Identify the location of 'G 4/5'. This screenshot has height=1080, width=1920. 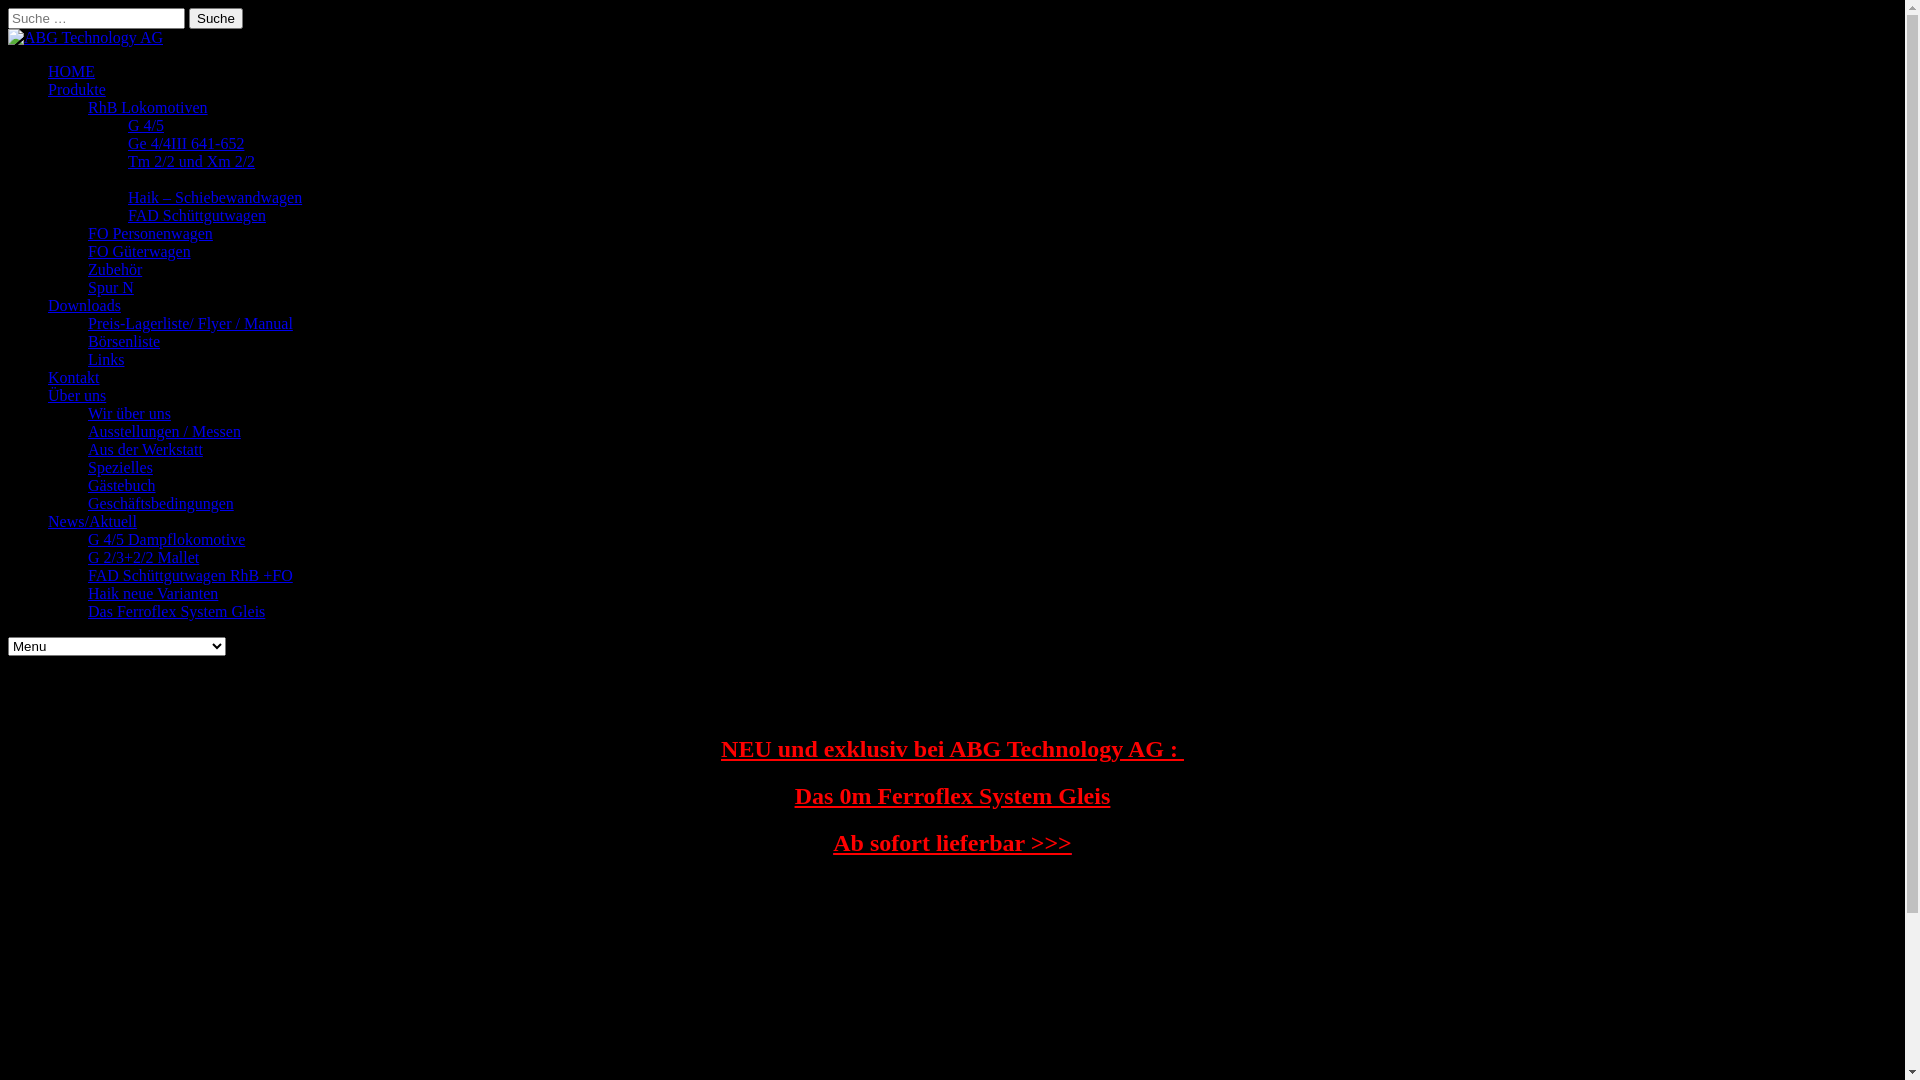
(144, 125).